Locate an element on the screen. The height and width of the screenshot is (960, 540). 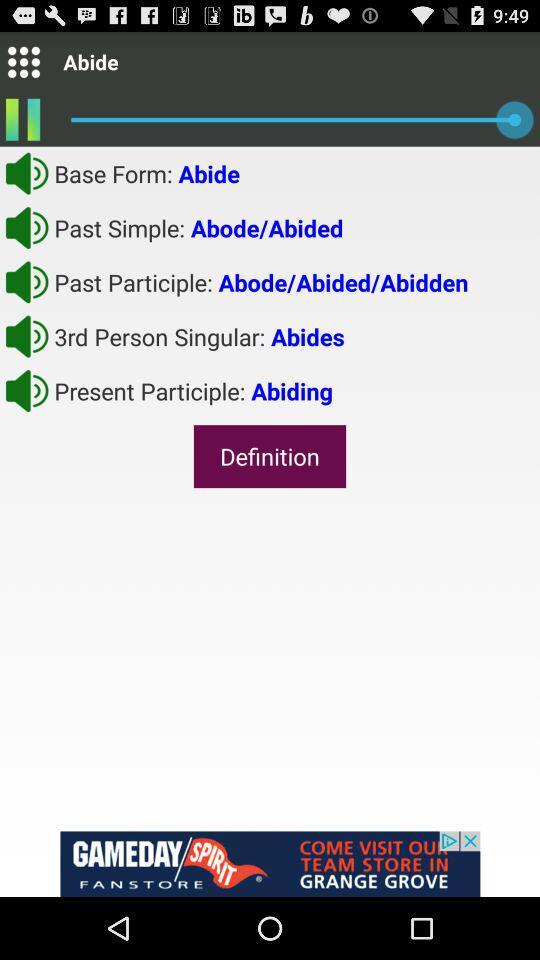
the volume icon is located at coordinates (26, 185).